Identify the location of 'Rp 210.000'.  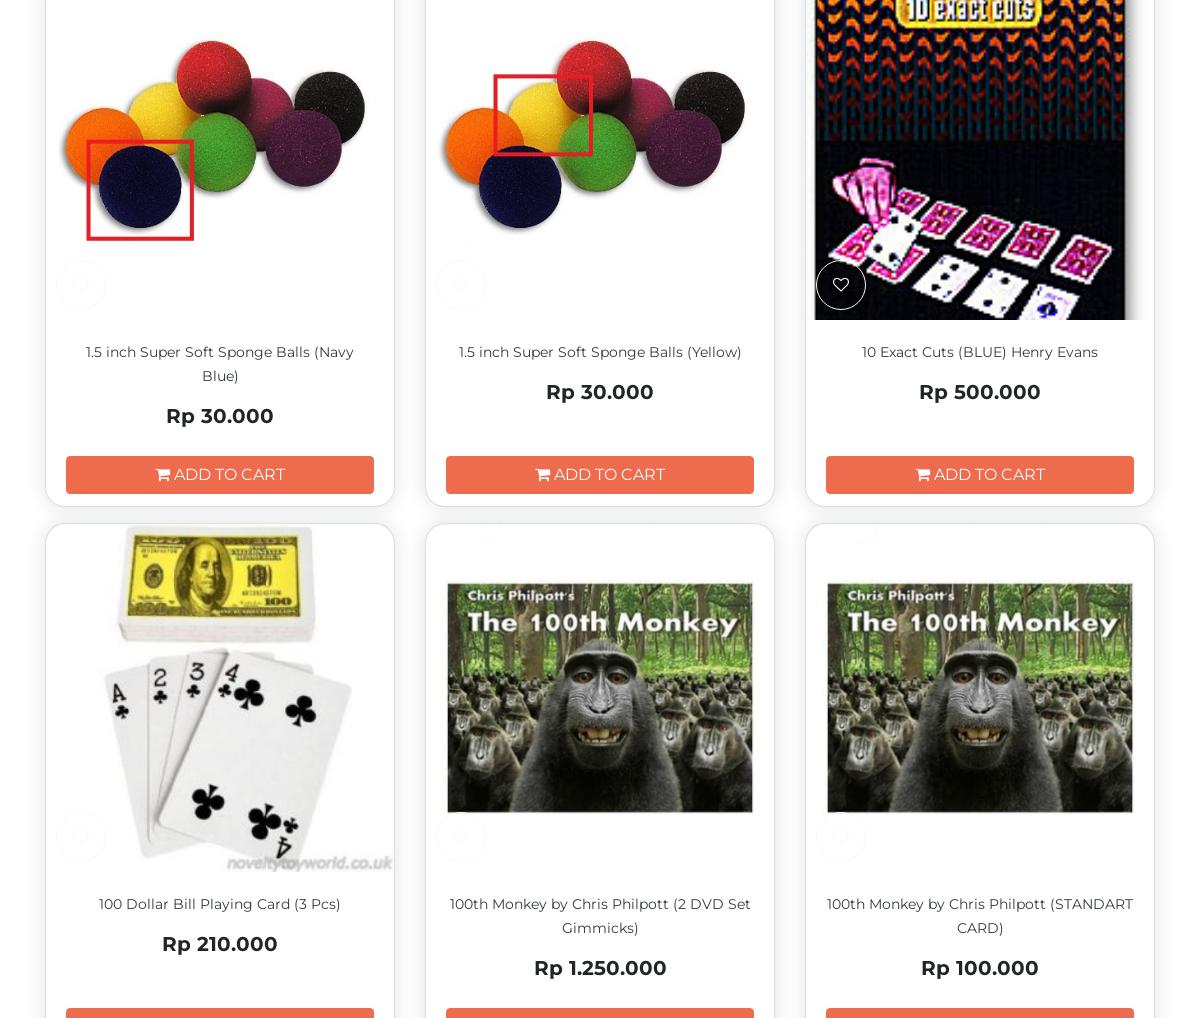
(161, 942).